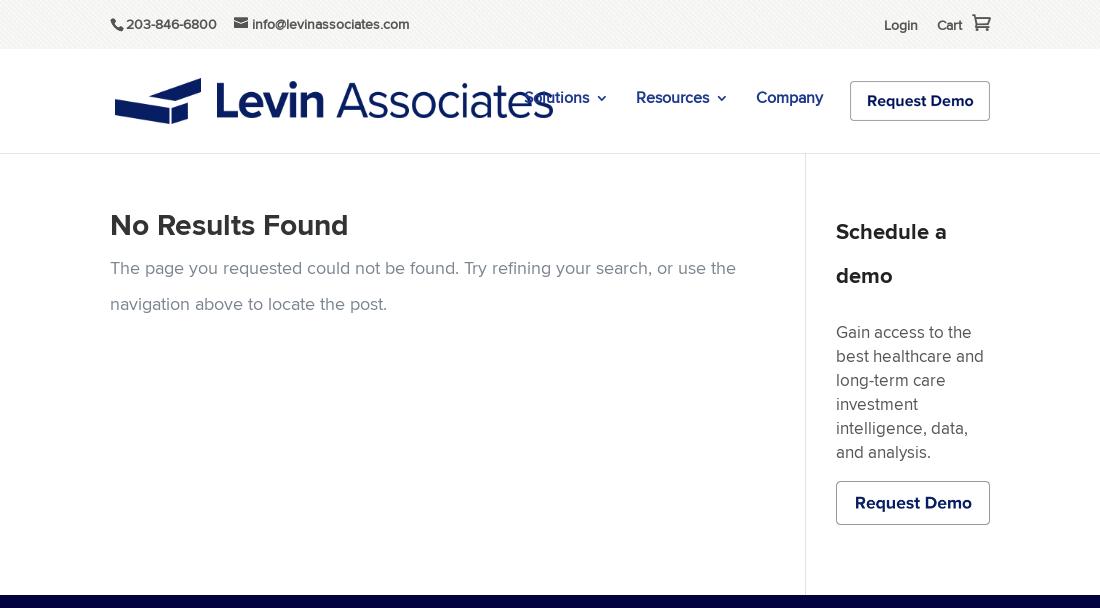 This screenshot has height=608, width=1100. I want to click on 'The page you requested could not be found. Try refining your search, or use the navigation above to locate the post.', so click(421, 284).